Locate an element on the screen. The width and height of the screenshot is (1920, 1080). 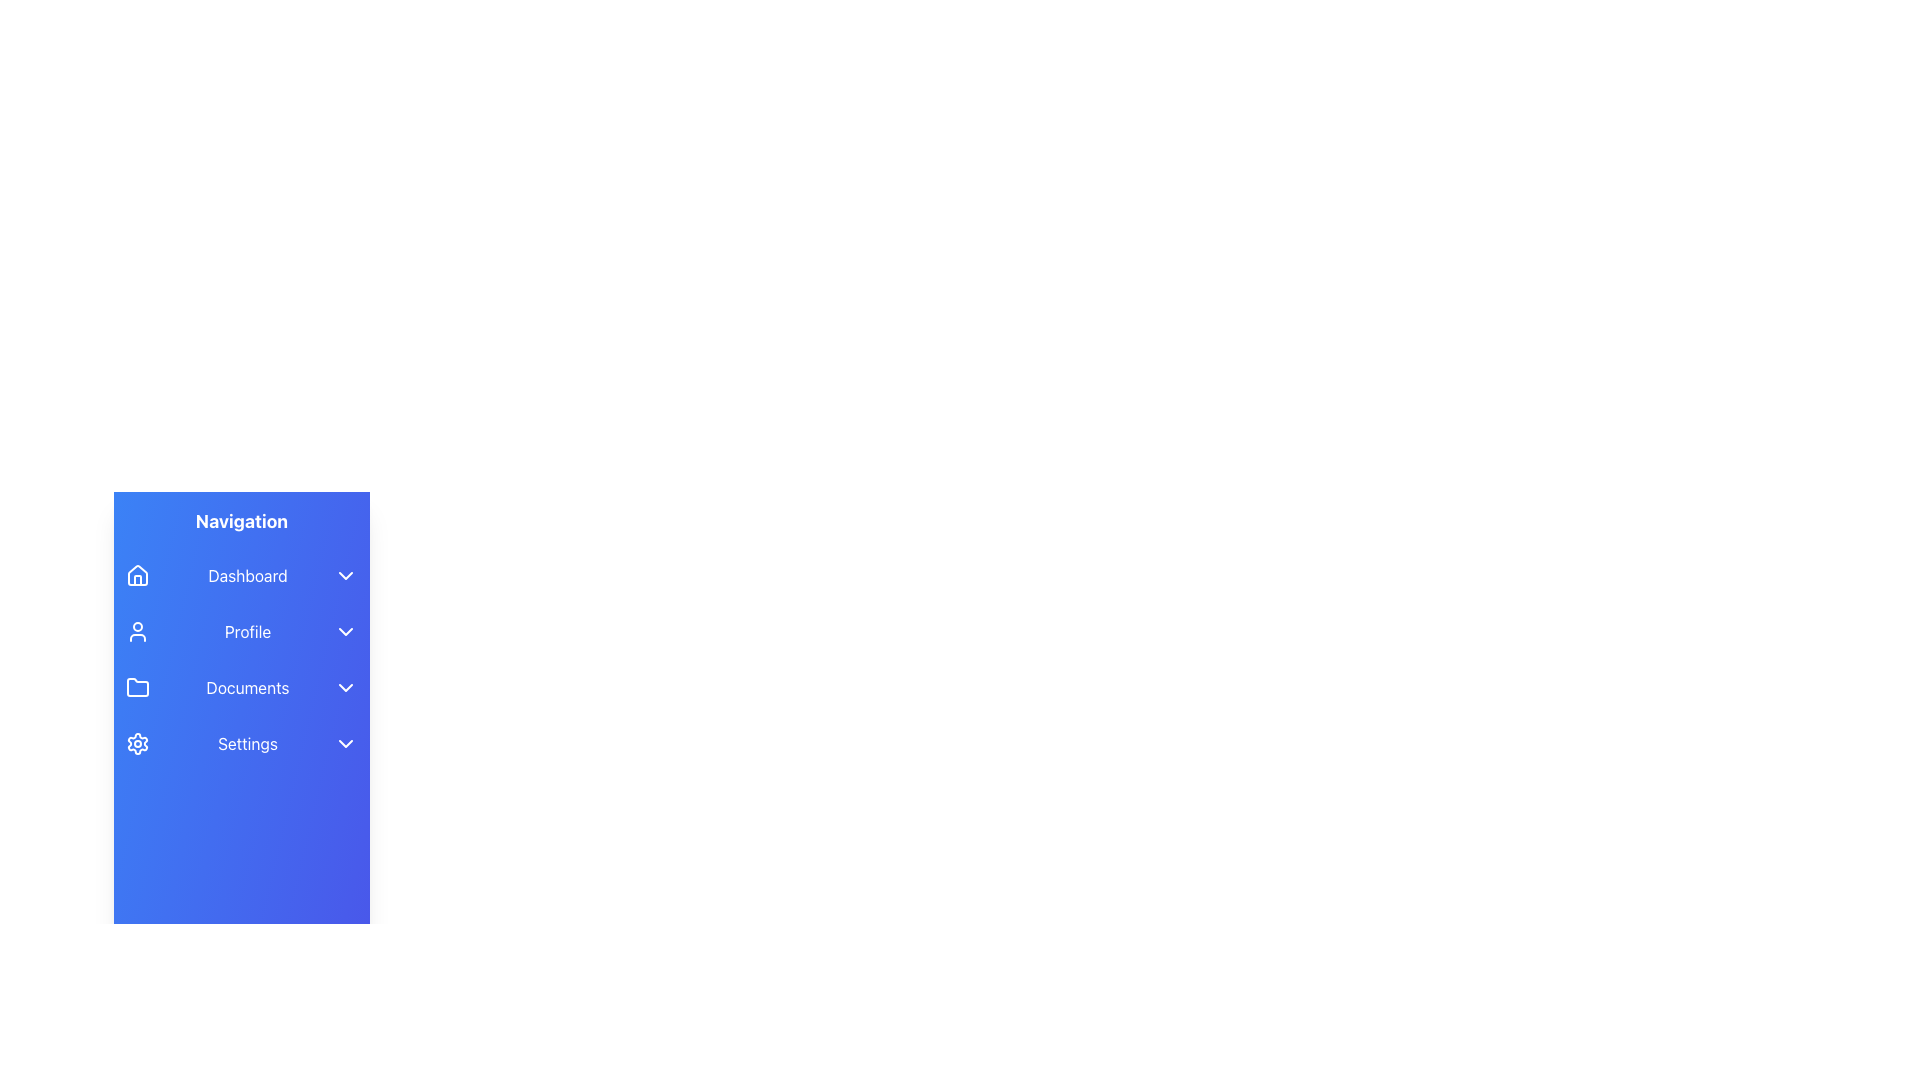
the 'Settings' text label in the sidebar navigation options, which is positioned fourth in the list, between a gear icon and a downward chevron icon is located at coordinates (247, 744).